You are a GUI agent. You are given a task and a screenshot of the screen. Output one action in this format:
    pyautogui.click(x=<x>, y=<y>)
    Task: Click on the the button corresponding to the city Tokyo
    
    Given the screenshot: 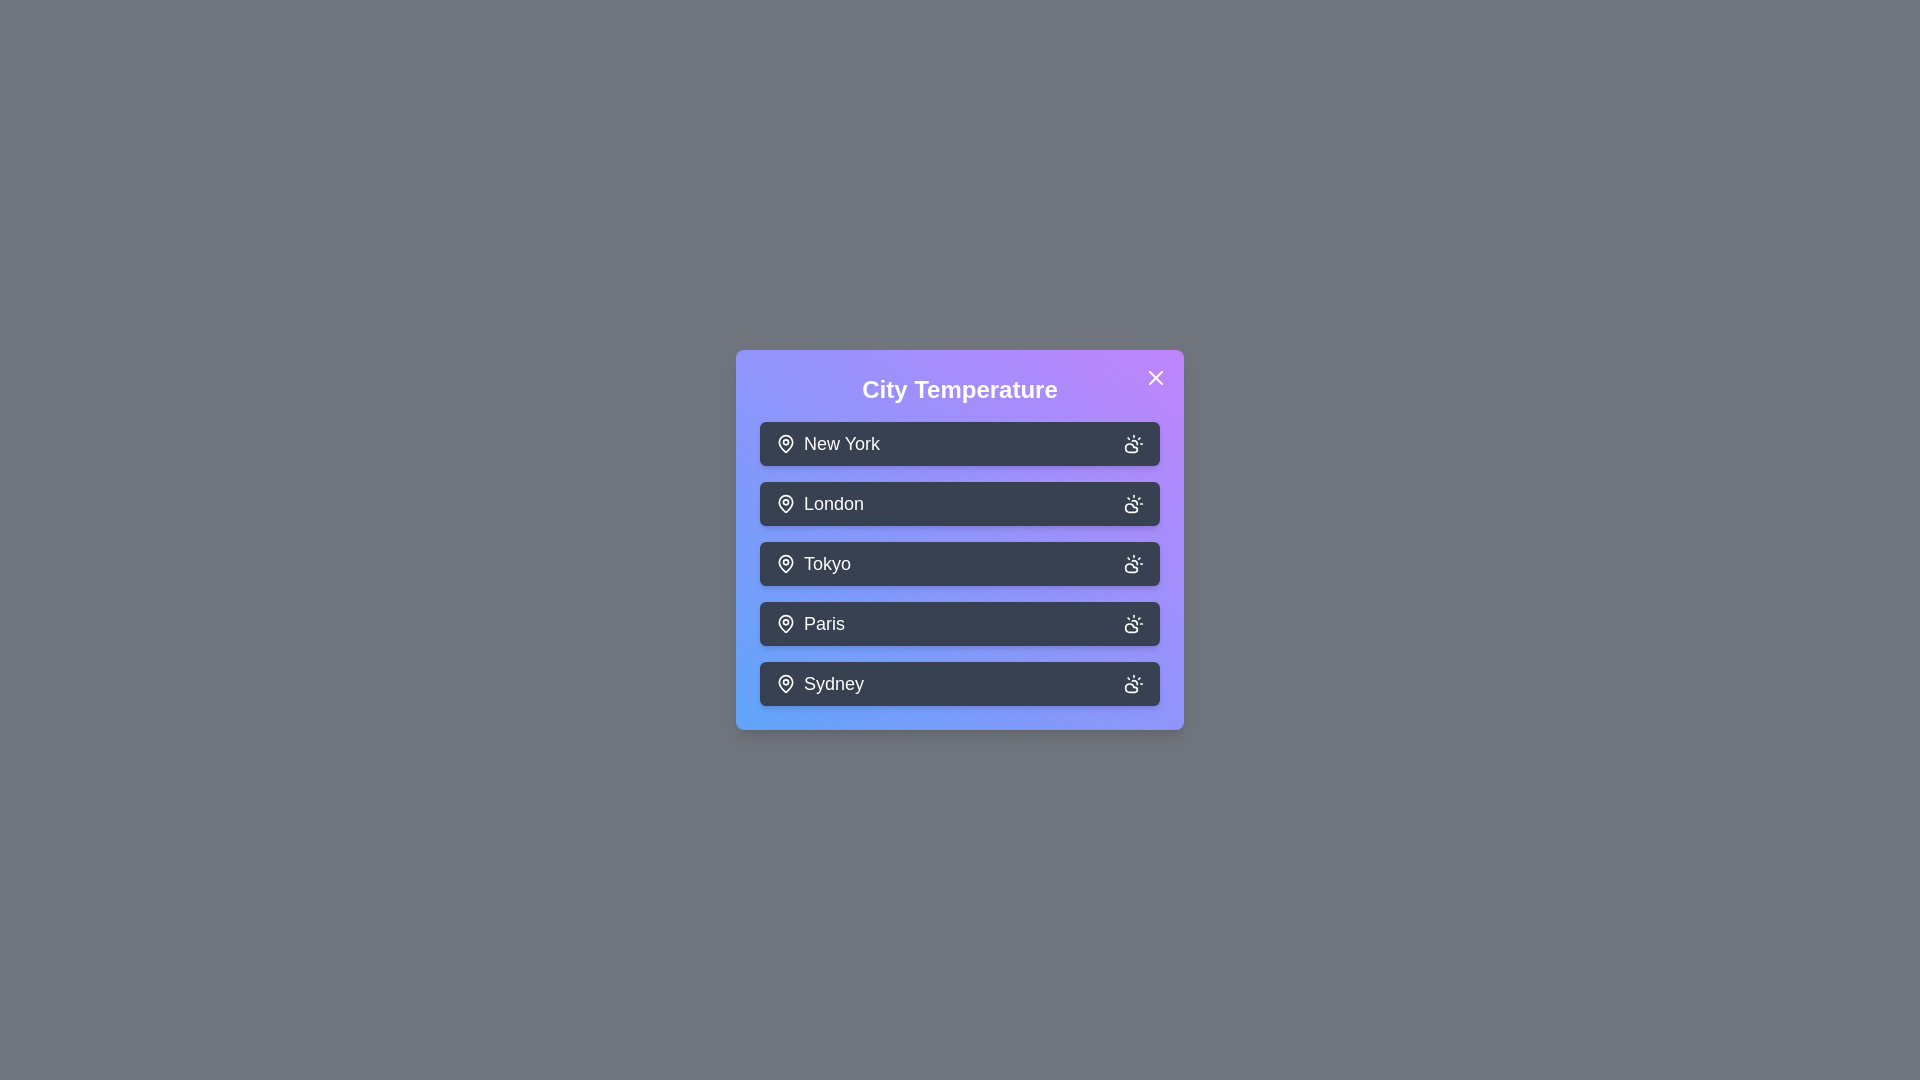 What is the action you would take?
    pyautogui.click(x=960, y=563)
    